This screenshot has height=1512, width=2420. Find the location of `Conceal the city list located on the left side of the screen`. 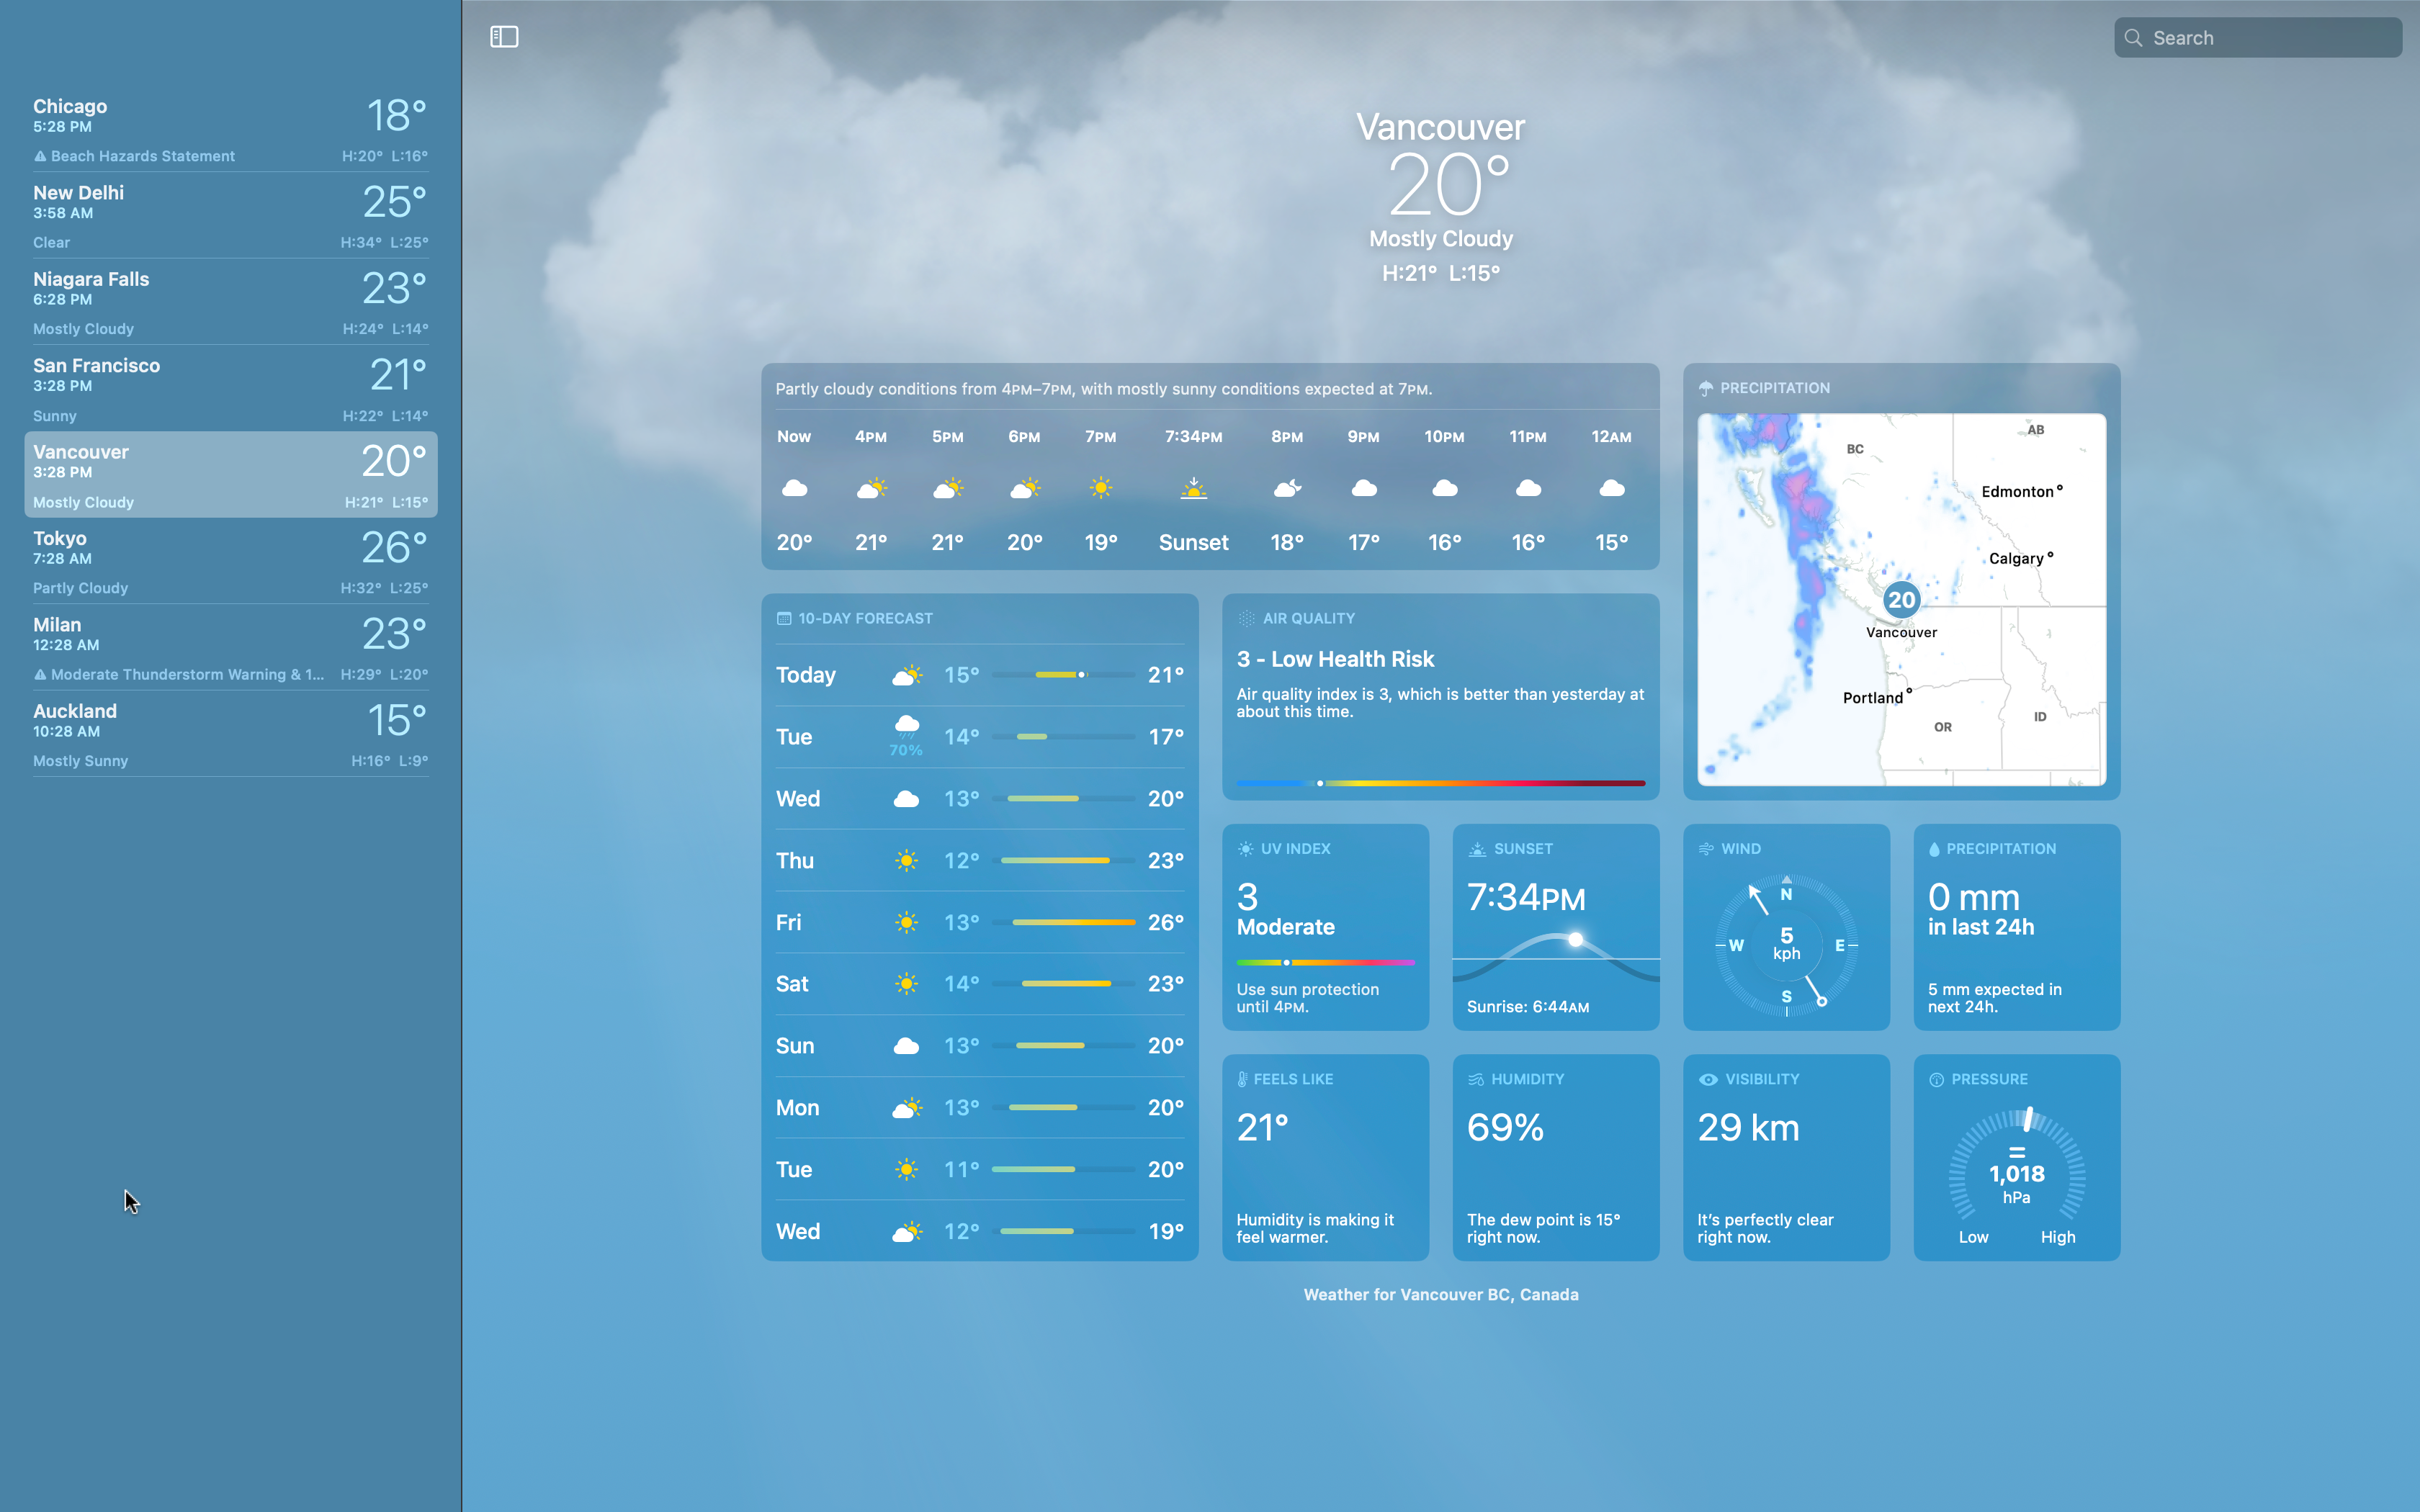

Conceal the city list located on the left side of the screen is located at coordinates (504, 35).